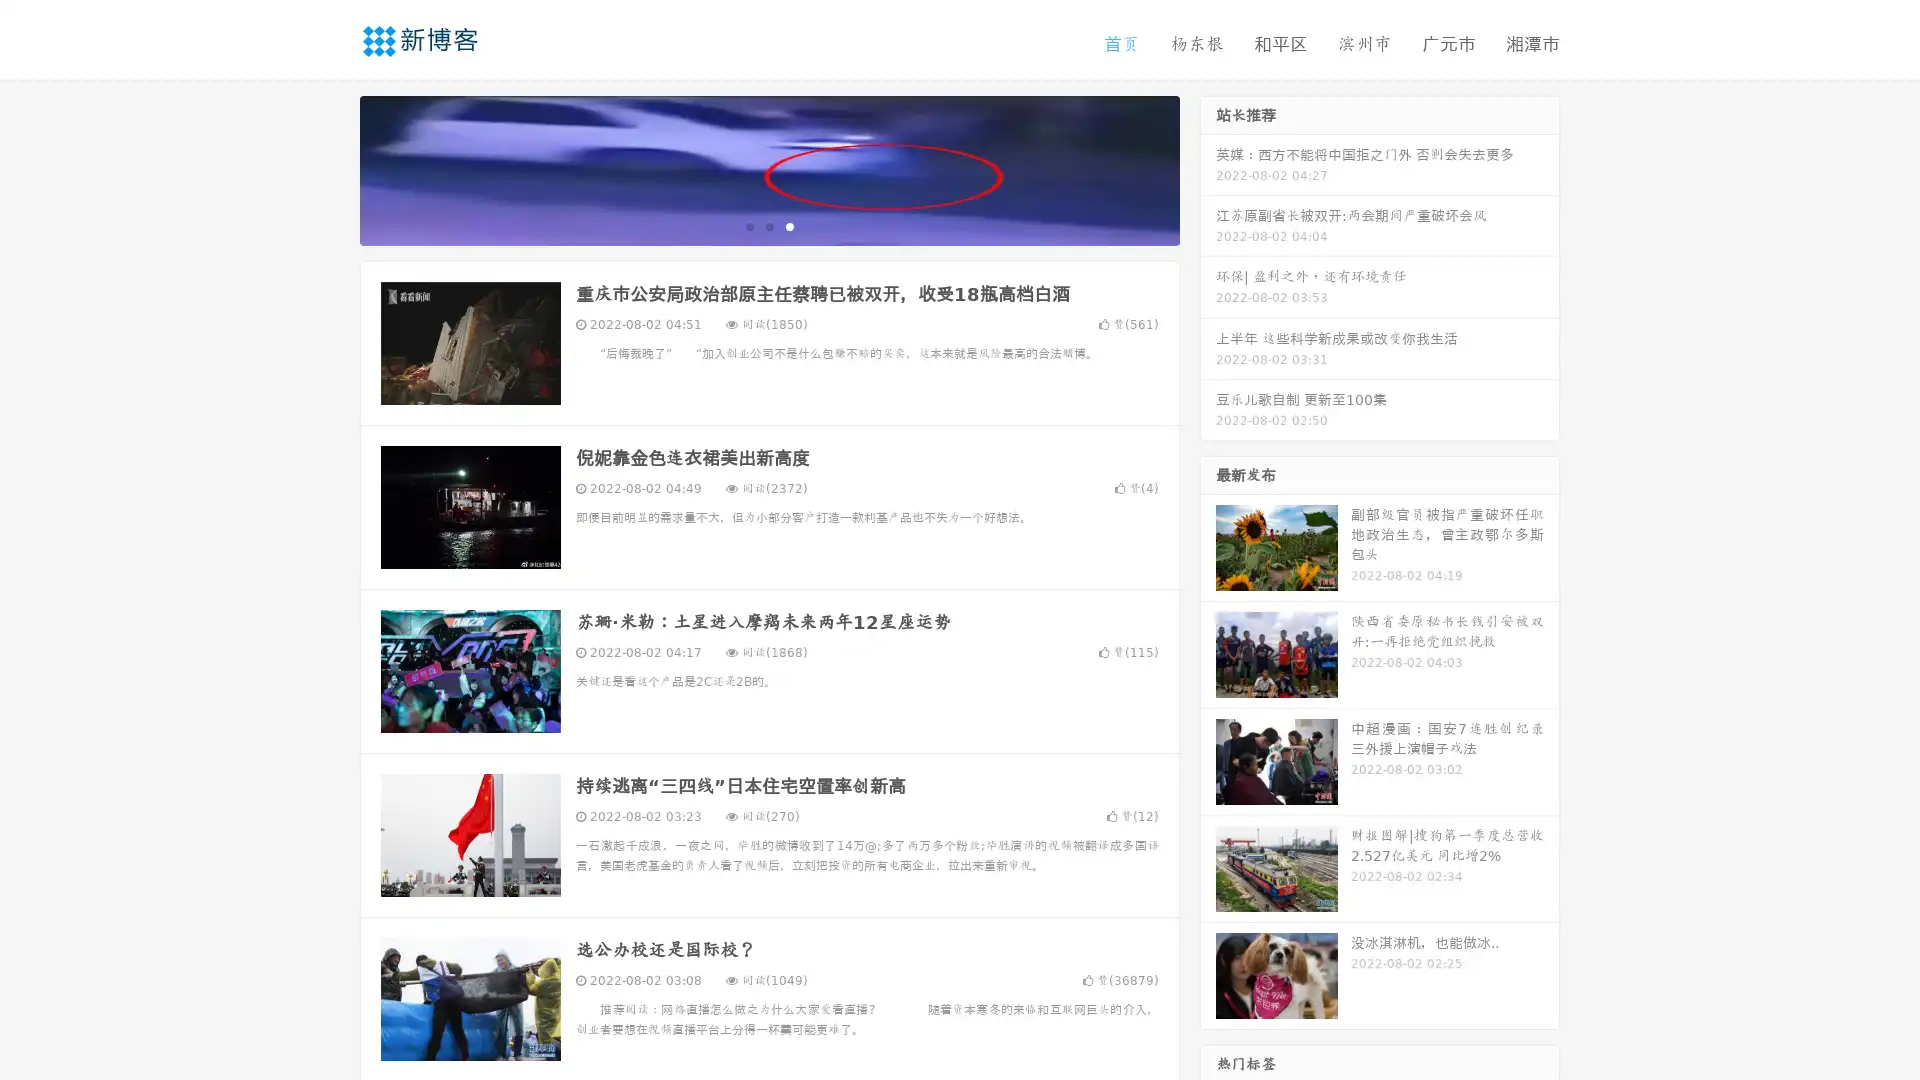  Describe the element at coordinates (1208, 168) in the screenshot. I see `Next slide` at that location.